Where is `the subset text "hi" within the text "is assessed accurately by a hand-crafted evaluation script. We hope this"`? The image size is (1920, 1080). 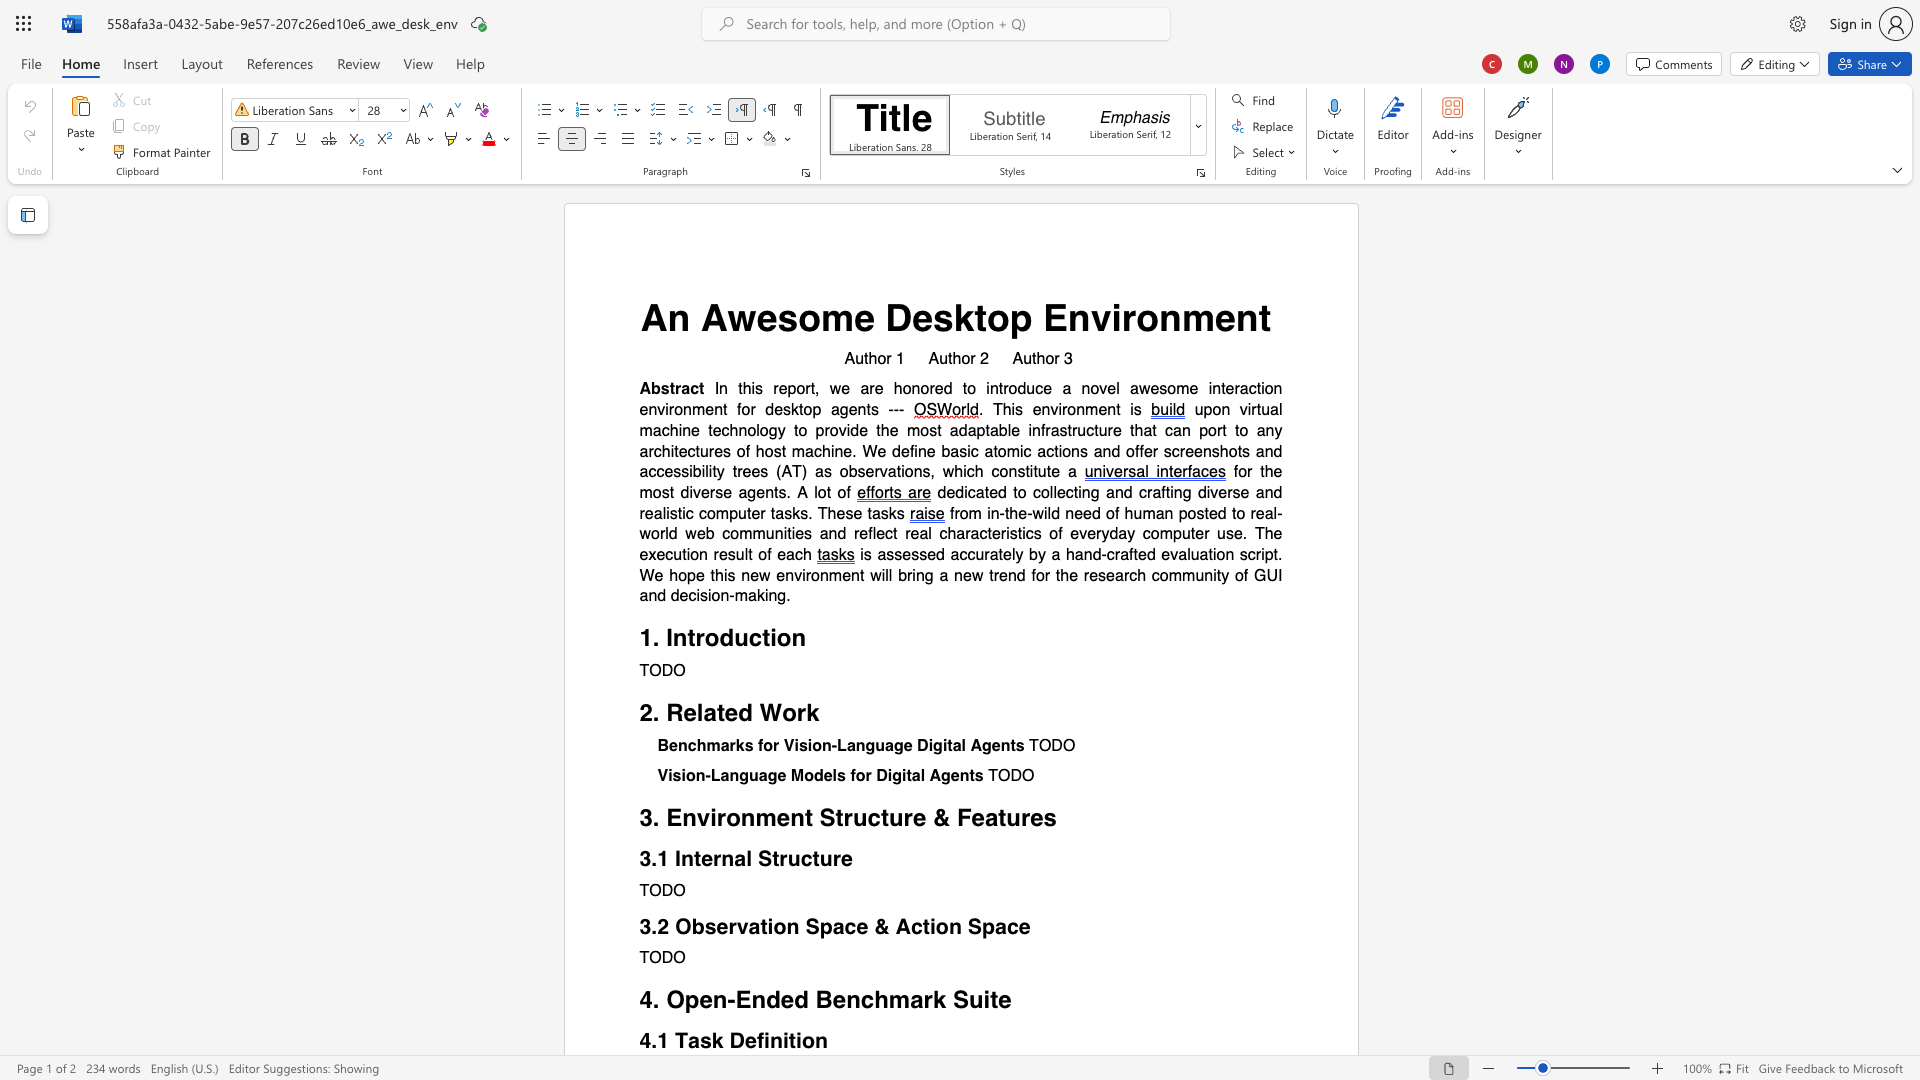
the subset text "hi" within the text "is assessed accurately by a hand-crafted evaluation script. We hope this" is located at coordinates (715, 575).